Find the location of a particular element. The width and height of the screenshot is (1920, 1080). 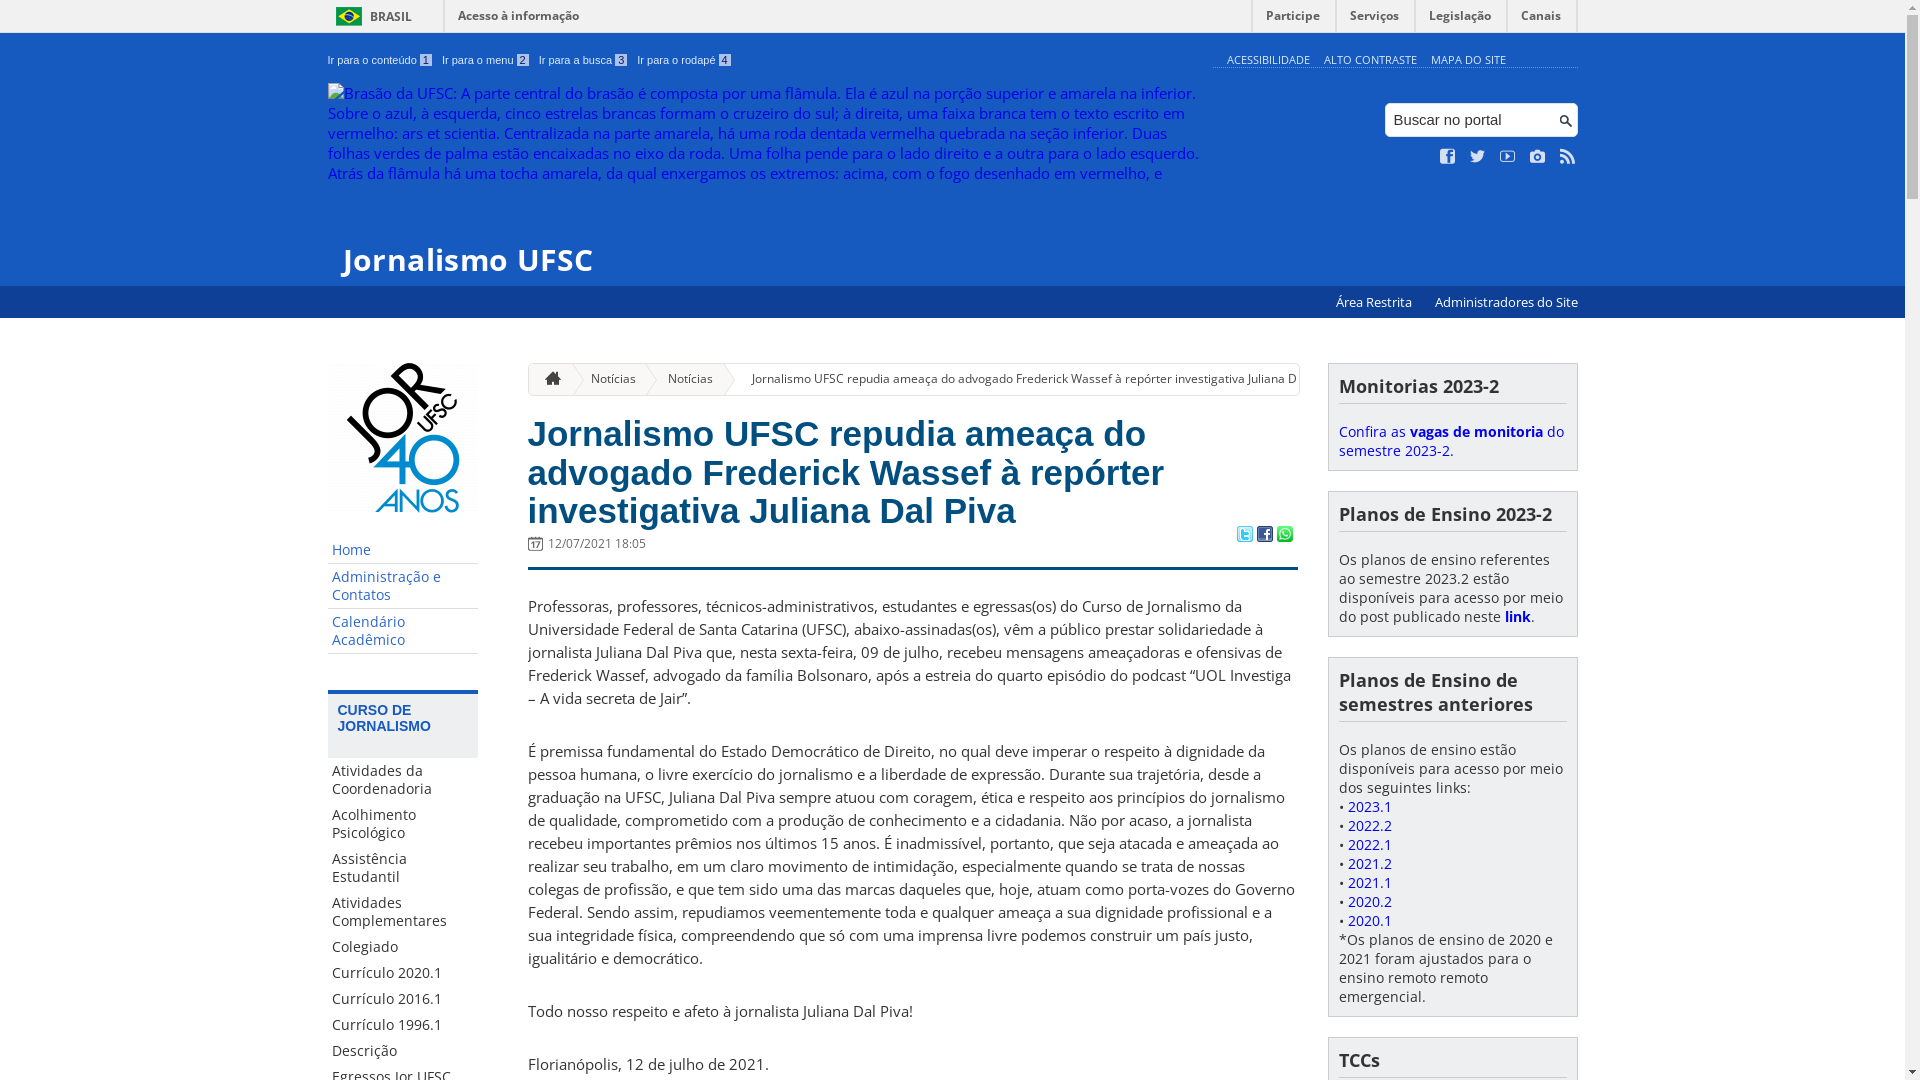

'Atividades Complementares' is located at coordinates (402, 911).